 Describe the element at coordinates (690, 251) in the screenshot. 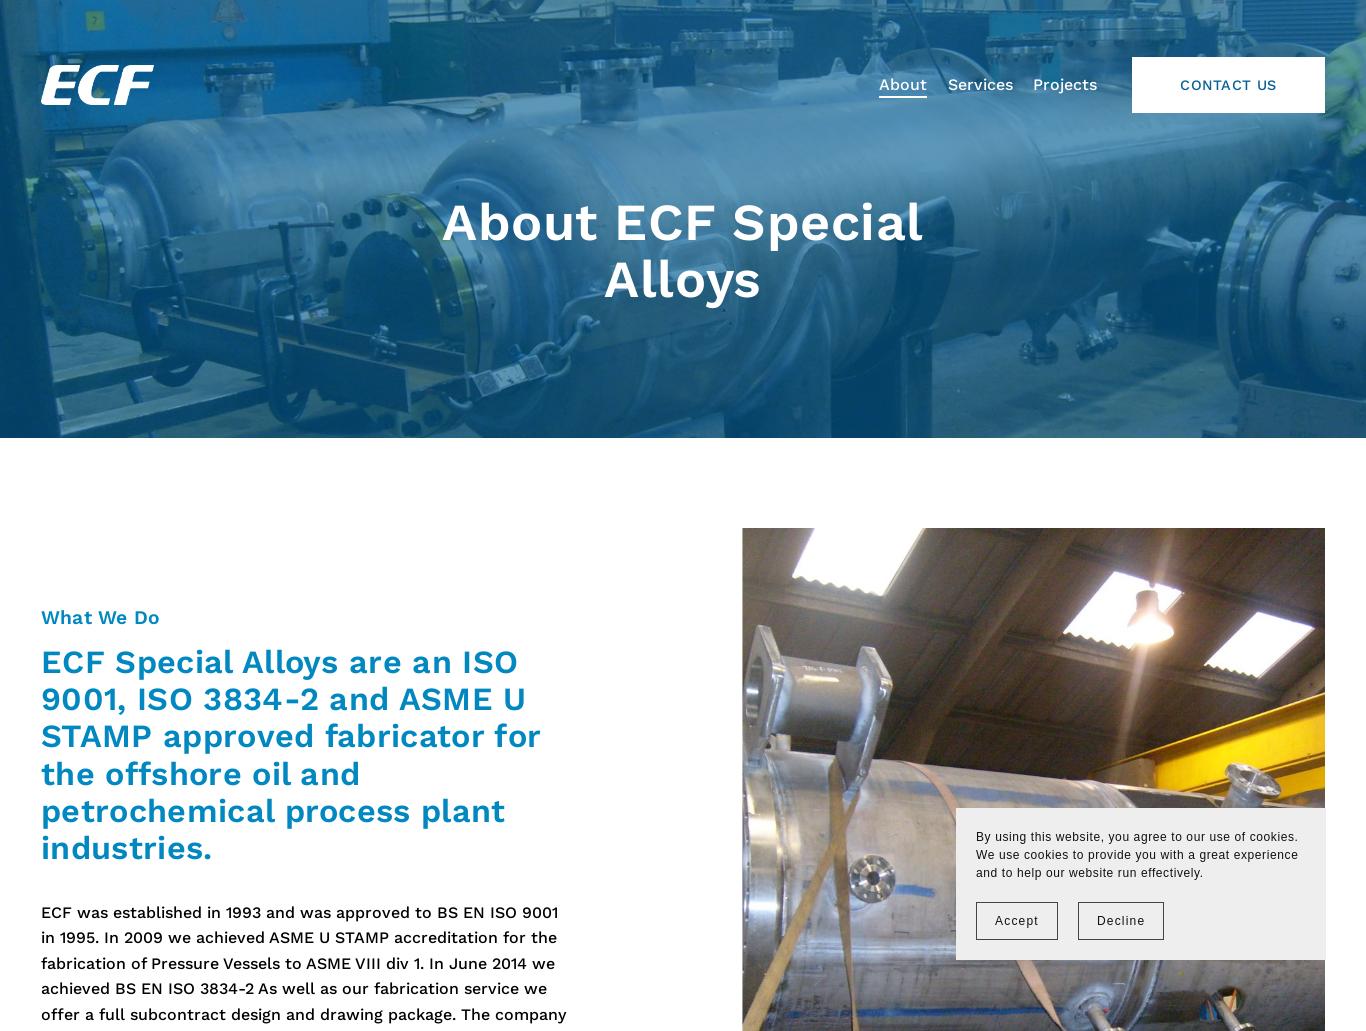

I see `'About ECF Special Alloys'` at that location.